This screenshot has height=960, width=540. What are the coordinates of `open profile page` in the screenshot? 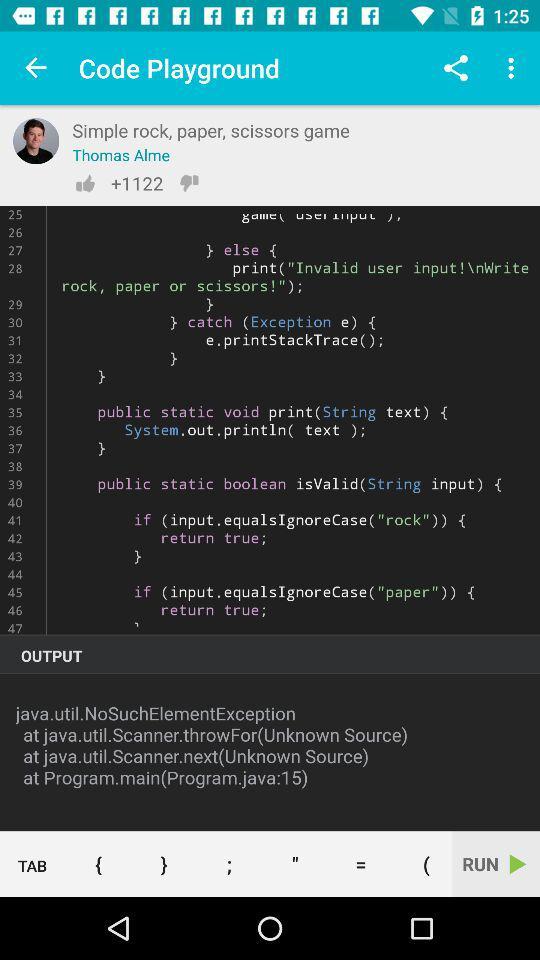 It's located at (36, 140).